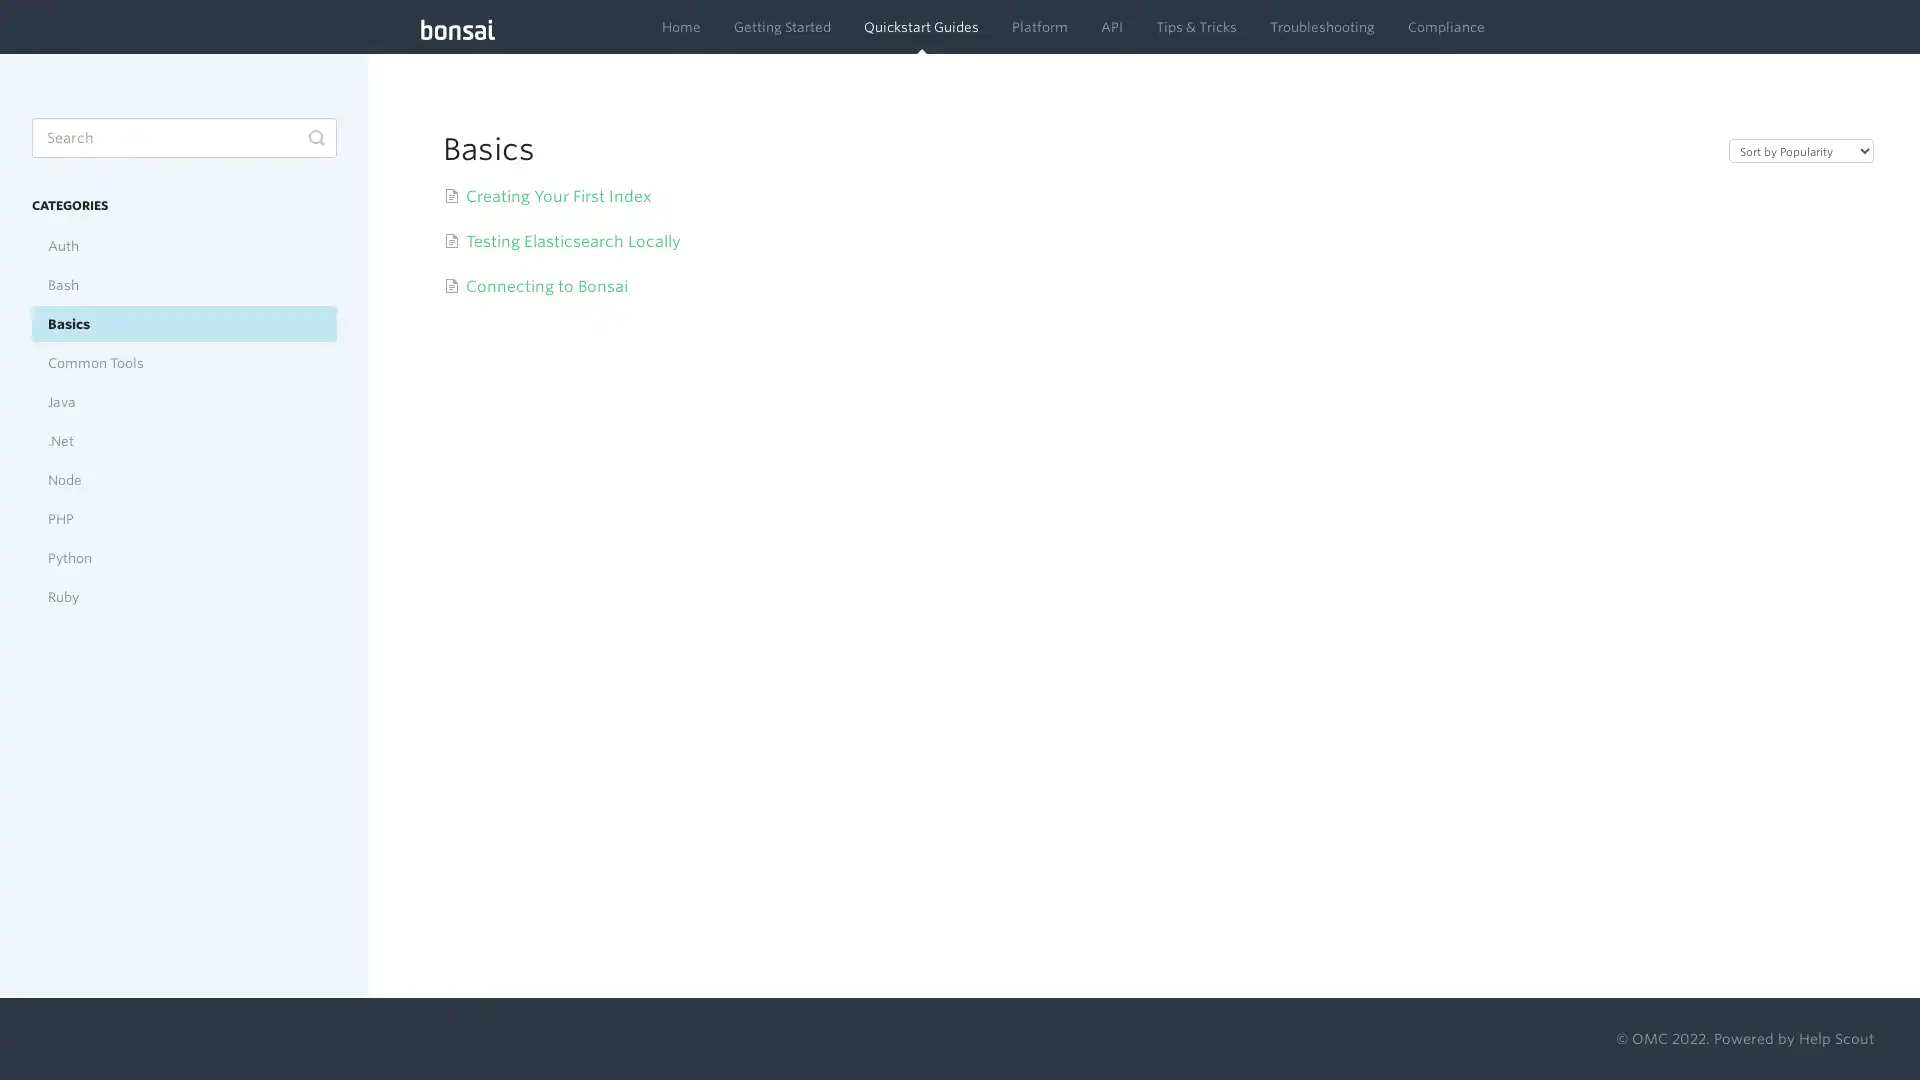  What do you see at coordinates (315, 137) in the screenshot?
I see `Toggle Search` at bounding box center [315, 137].